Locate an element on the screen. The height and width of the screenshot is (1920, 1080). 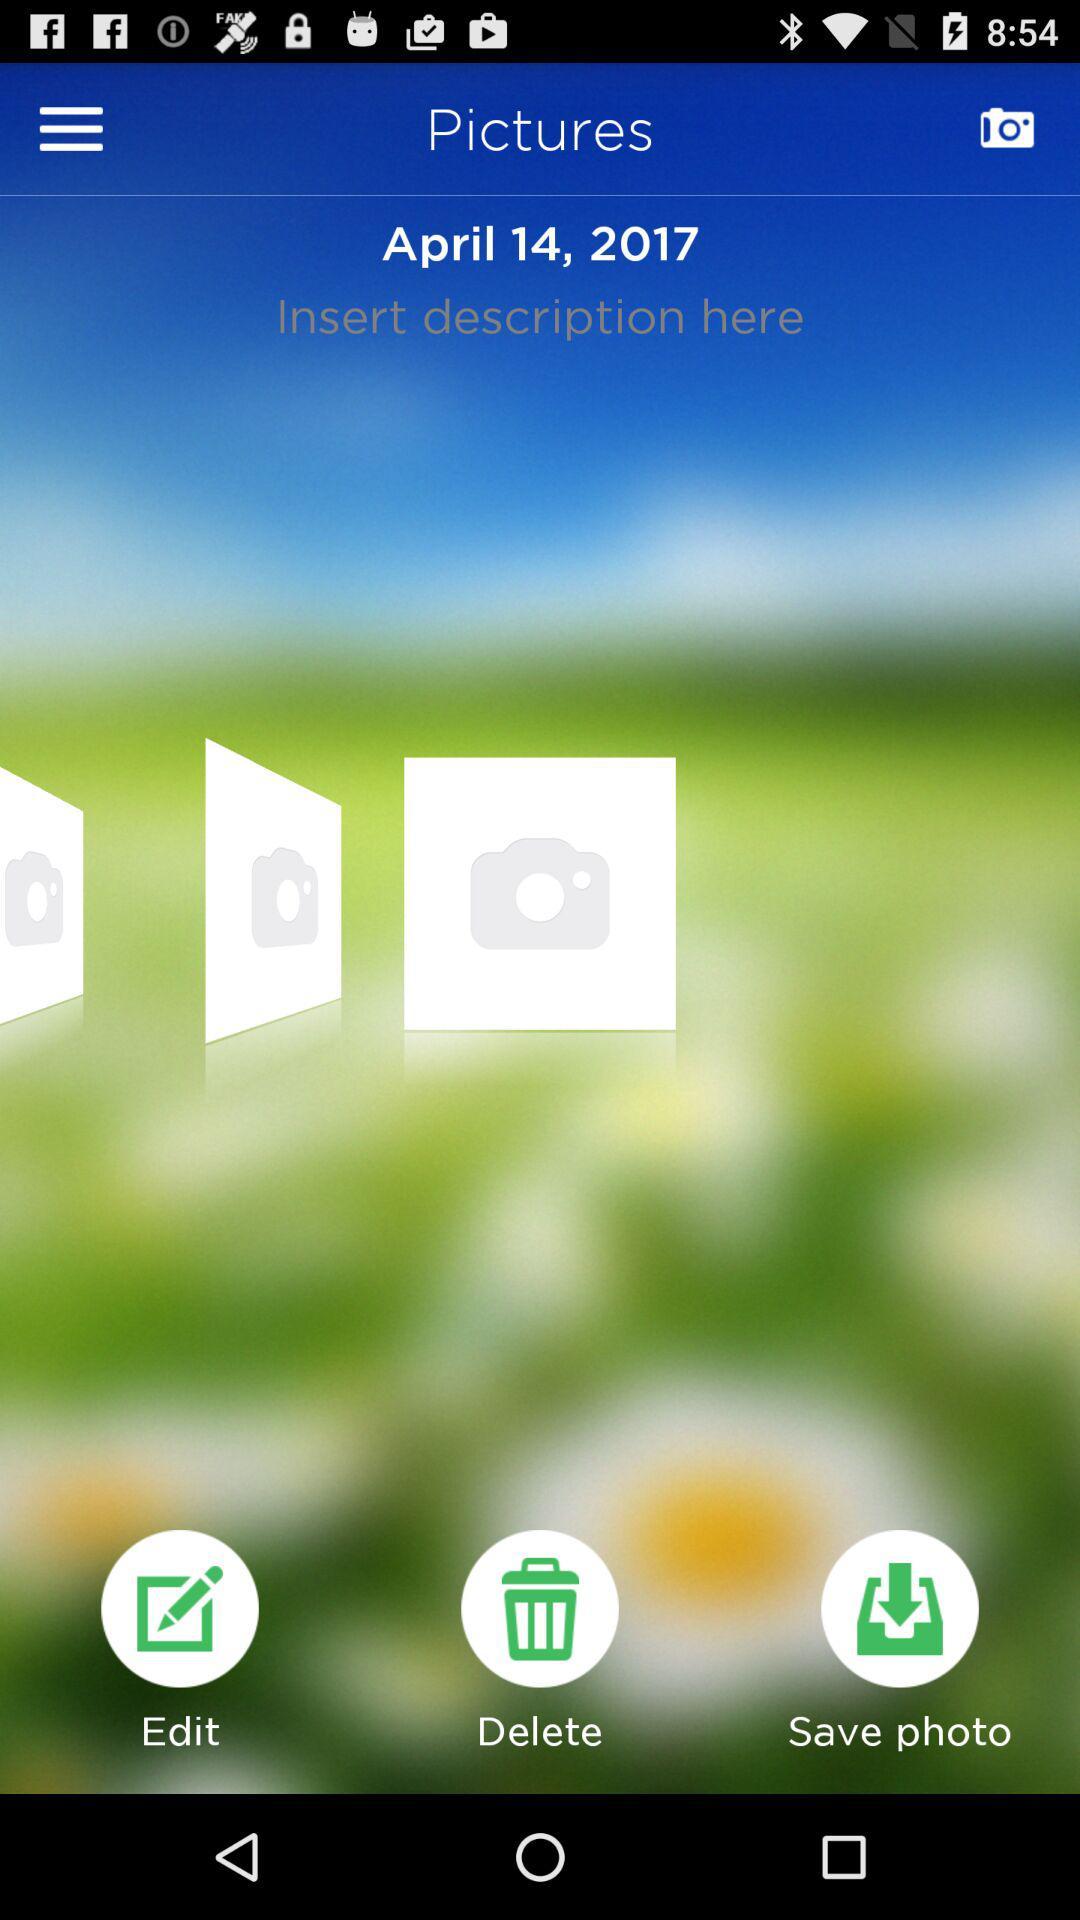
delete page is located at coordinates (540, 1608).